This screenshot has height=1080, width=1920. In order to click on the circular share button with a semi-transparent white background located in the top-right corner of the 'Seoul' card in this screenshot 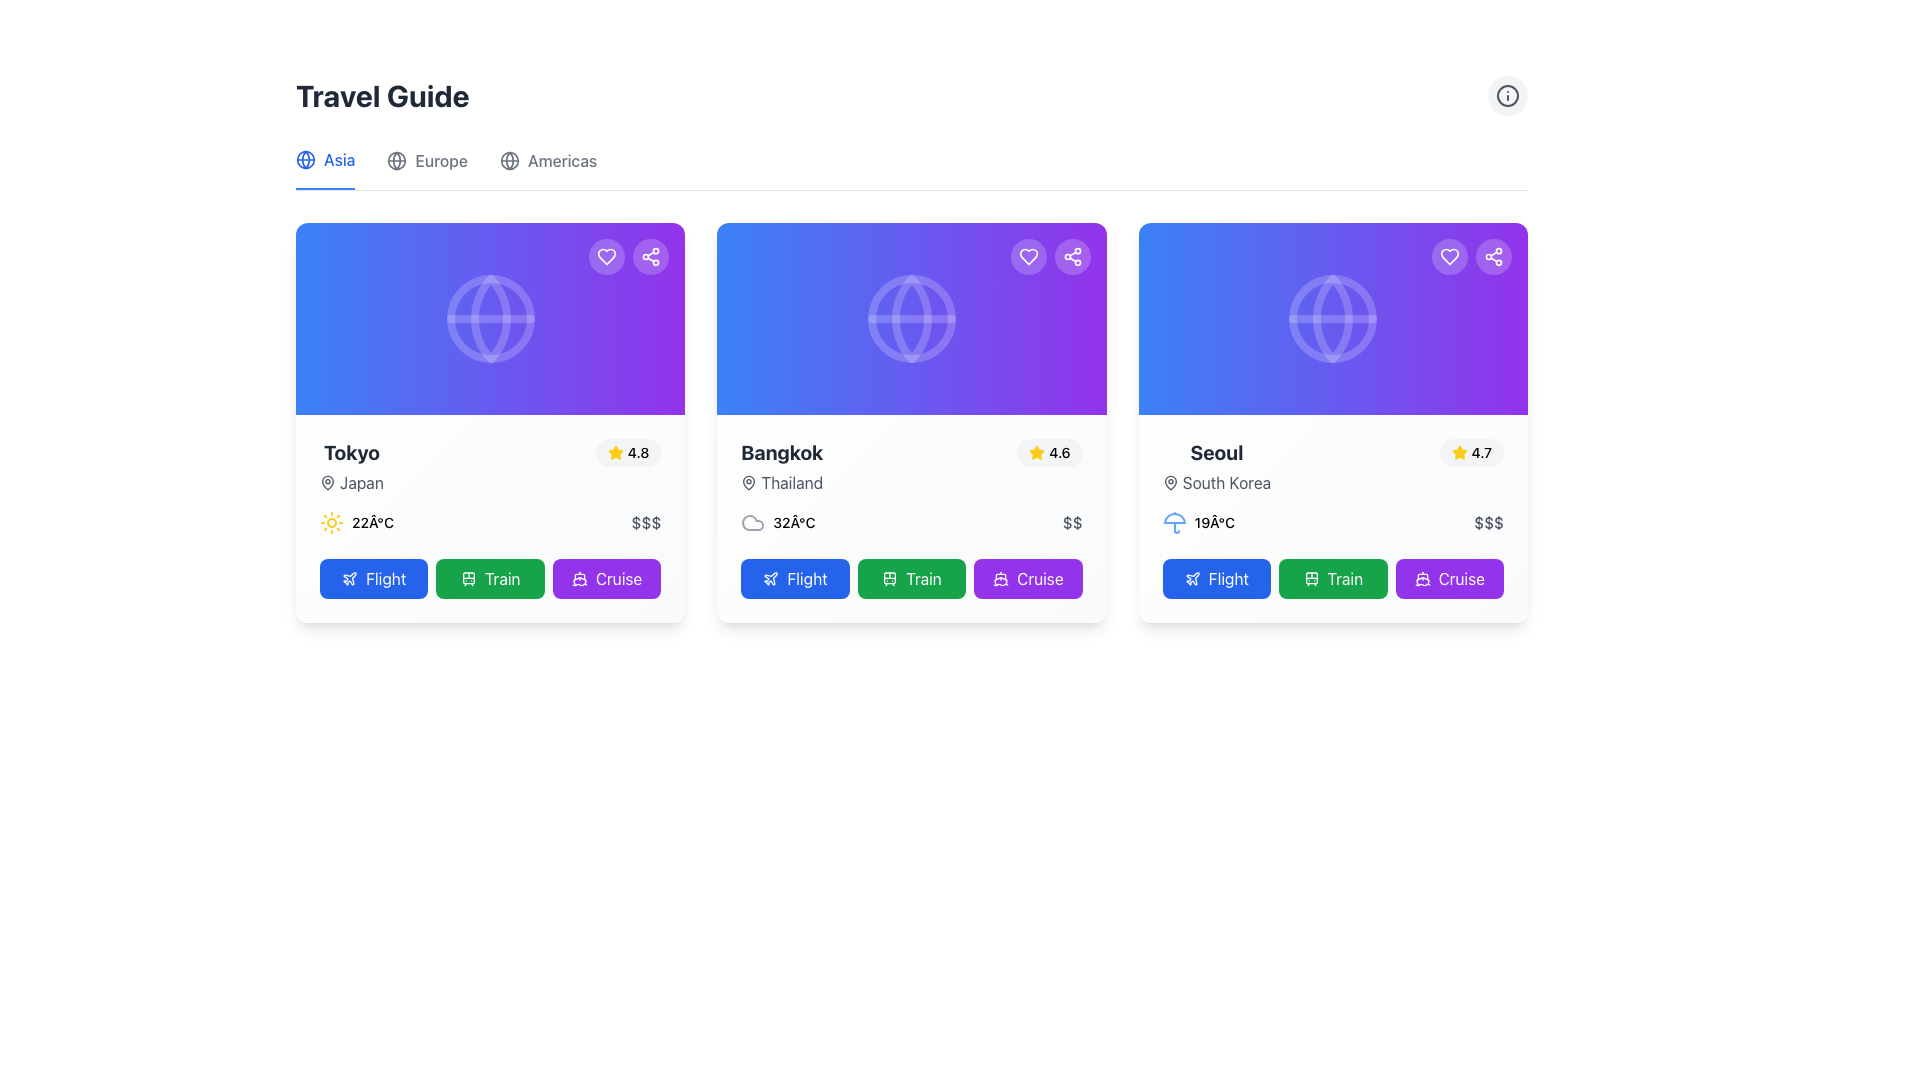, I will do `click(1493, 256)`.